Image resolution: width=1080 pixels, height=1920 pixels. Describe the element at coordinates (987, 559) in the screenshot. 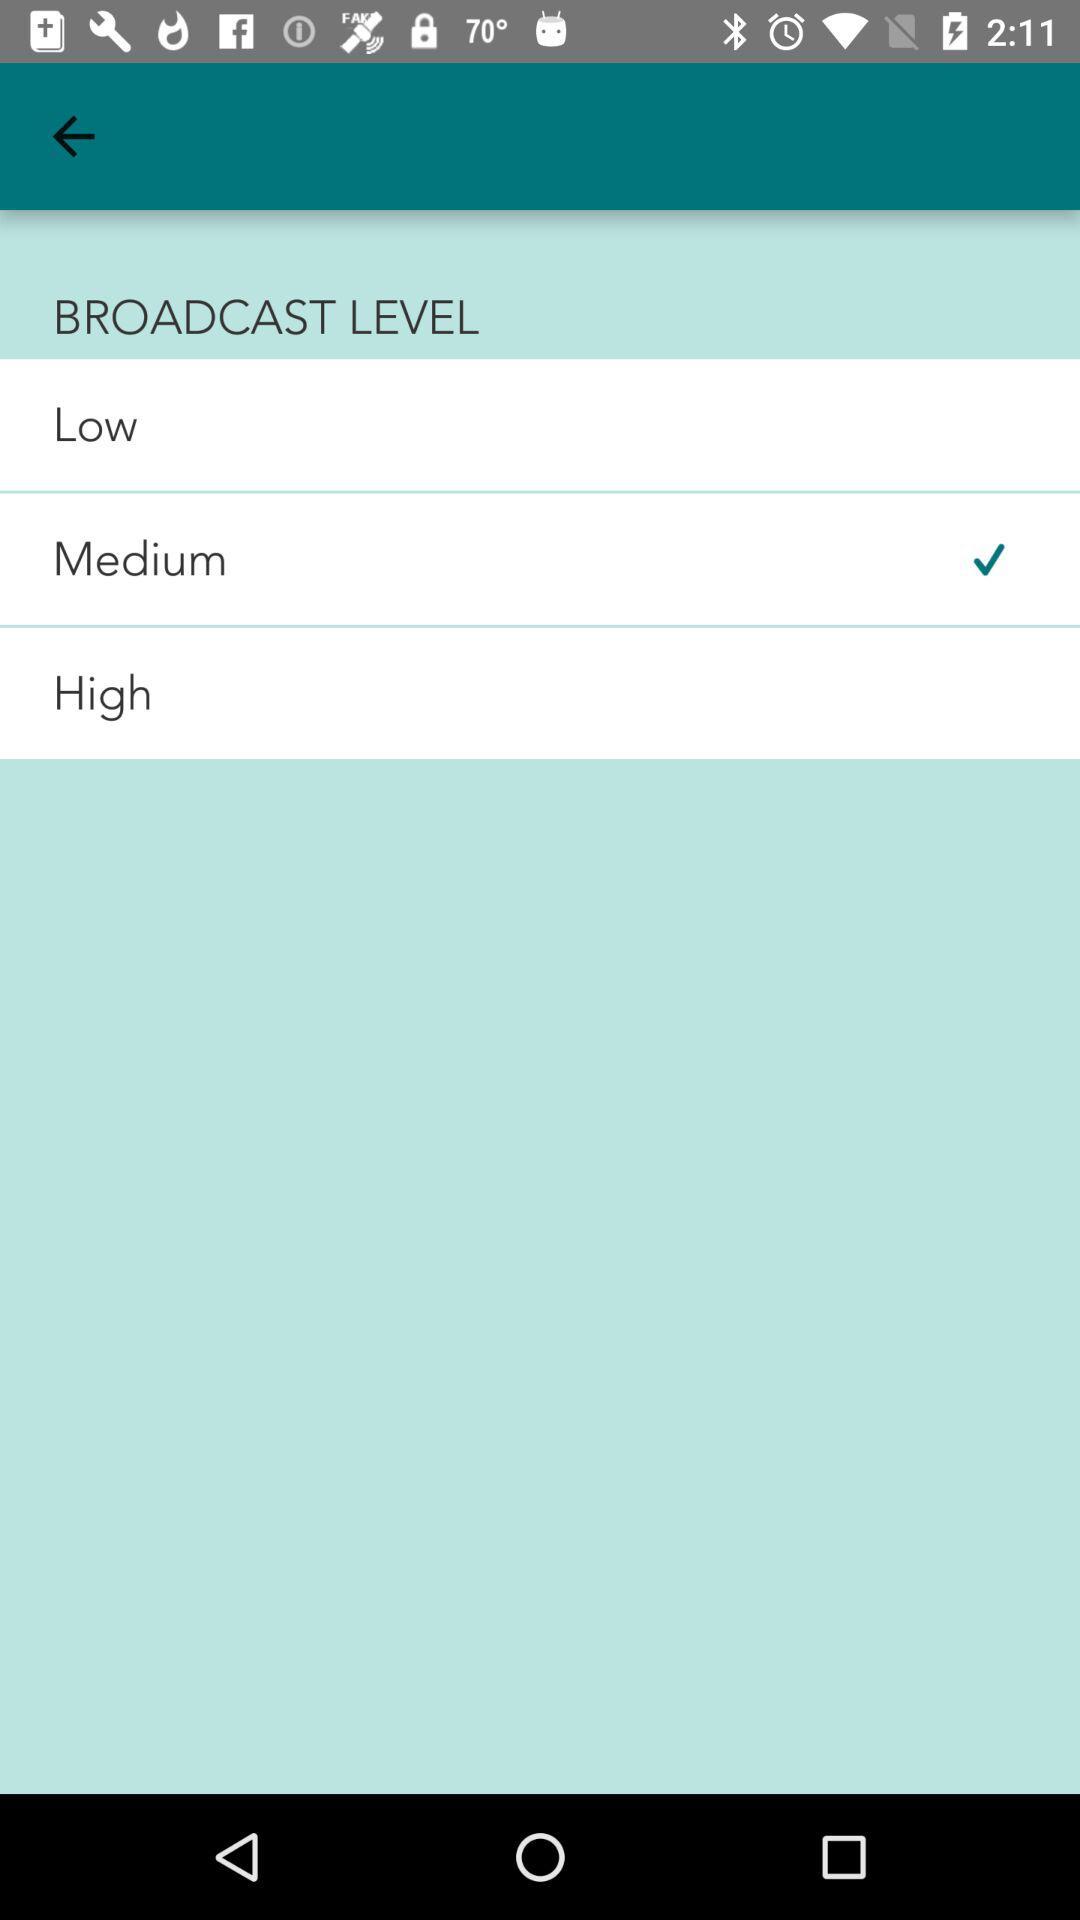

I see `item at the top right corner` at that location.